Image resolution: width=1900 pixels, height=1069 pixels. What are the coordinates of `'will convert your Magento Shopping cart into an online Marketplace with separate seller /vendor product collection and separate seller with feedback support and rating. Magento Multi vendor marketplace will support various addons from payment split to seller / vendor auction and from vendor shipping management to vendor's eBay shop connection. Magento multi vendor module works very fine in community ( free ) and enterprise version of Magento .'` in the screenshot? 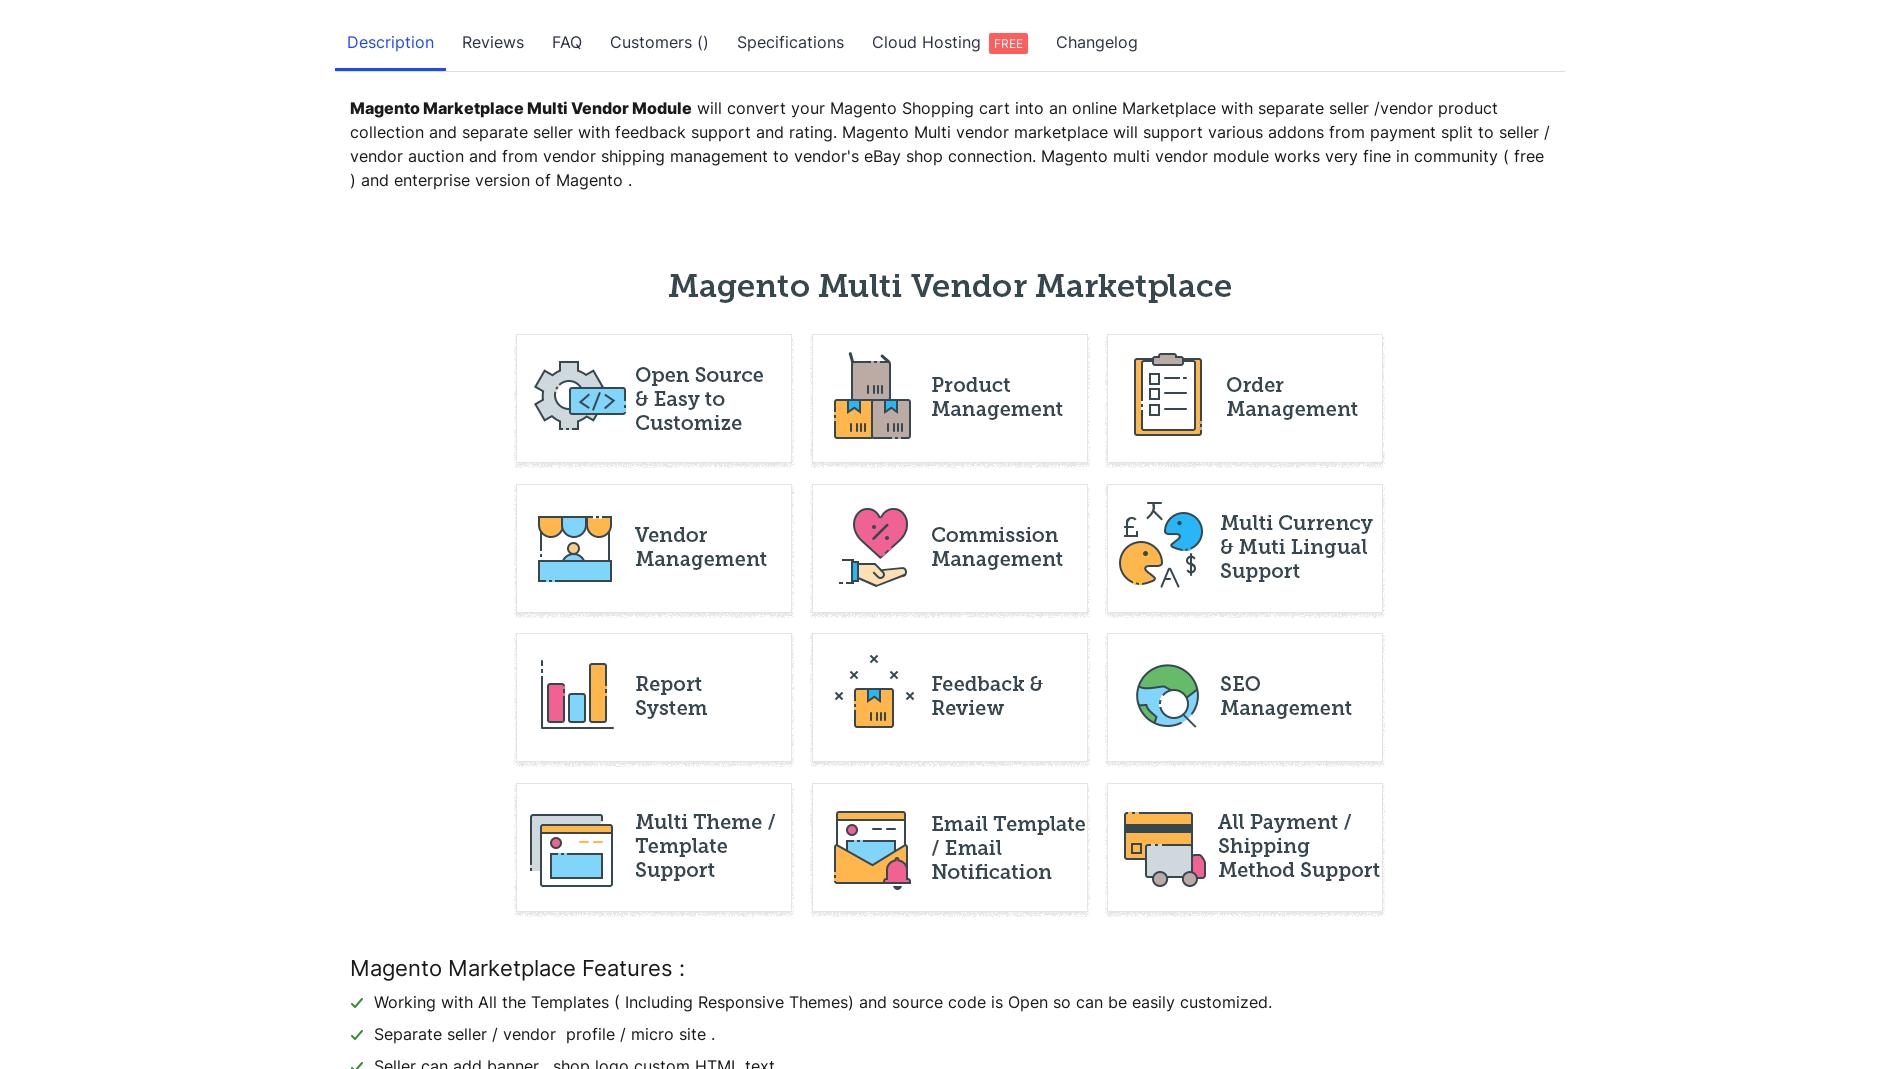 It's located at (348, 143).